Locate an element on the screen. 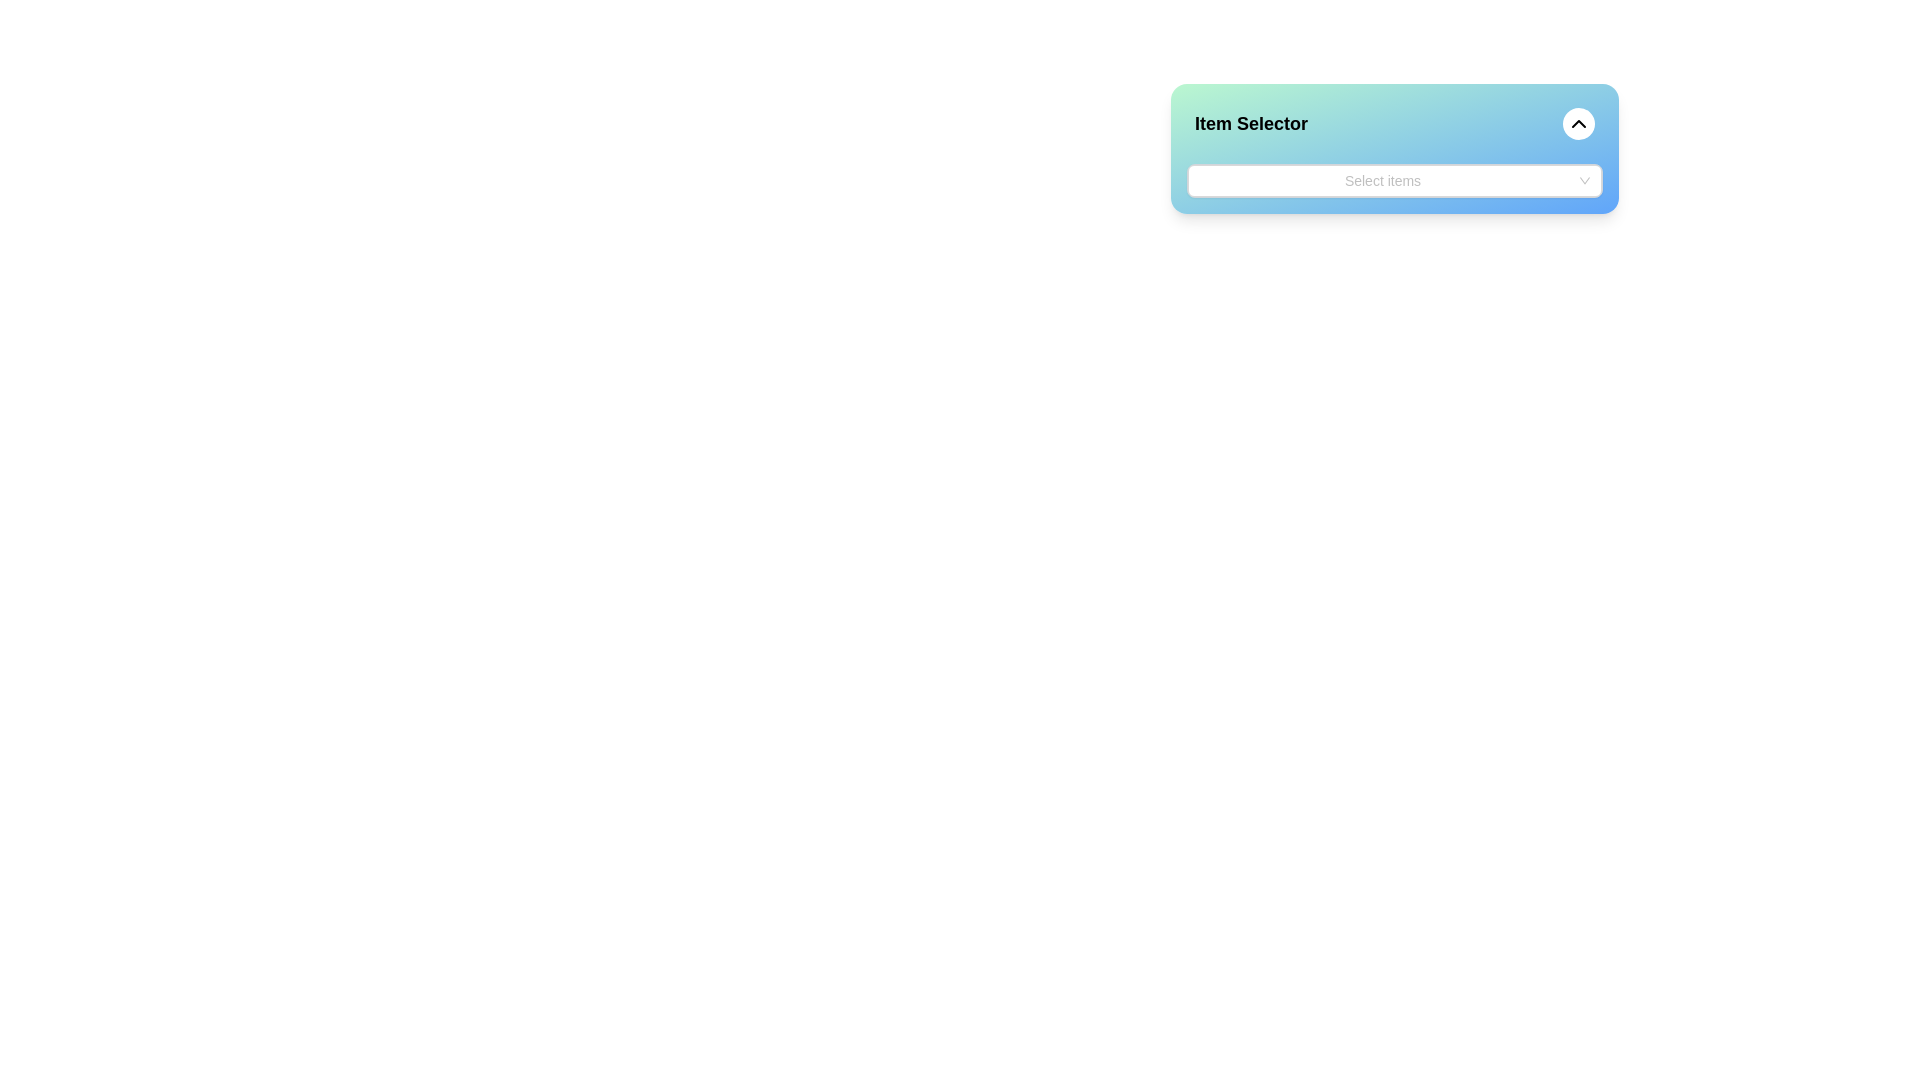 The height and width of the screenshot is (1080, 1920). the dropdown menu's placeholder text to focus it, which is located at the center of the dropdown field component below the label 'Item Selector' is located at coordinates (1381, 181).